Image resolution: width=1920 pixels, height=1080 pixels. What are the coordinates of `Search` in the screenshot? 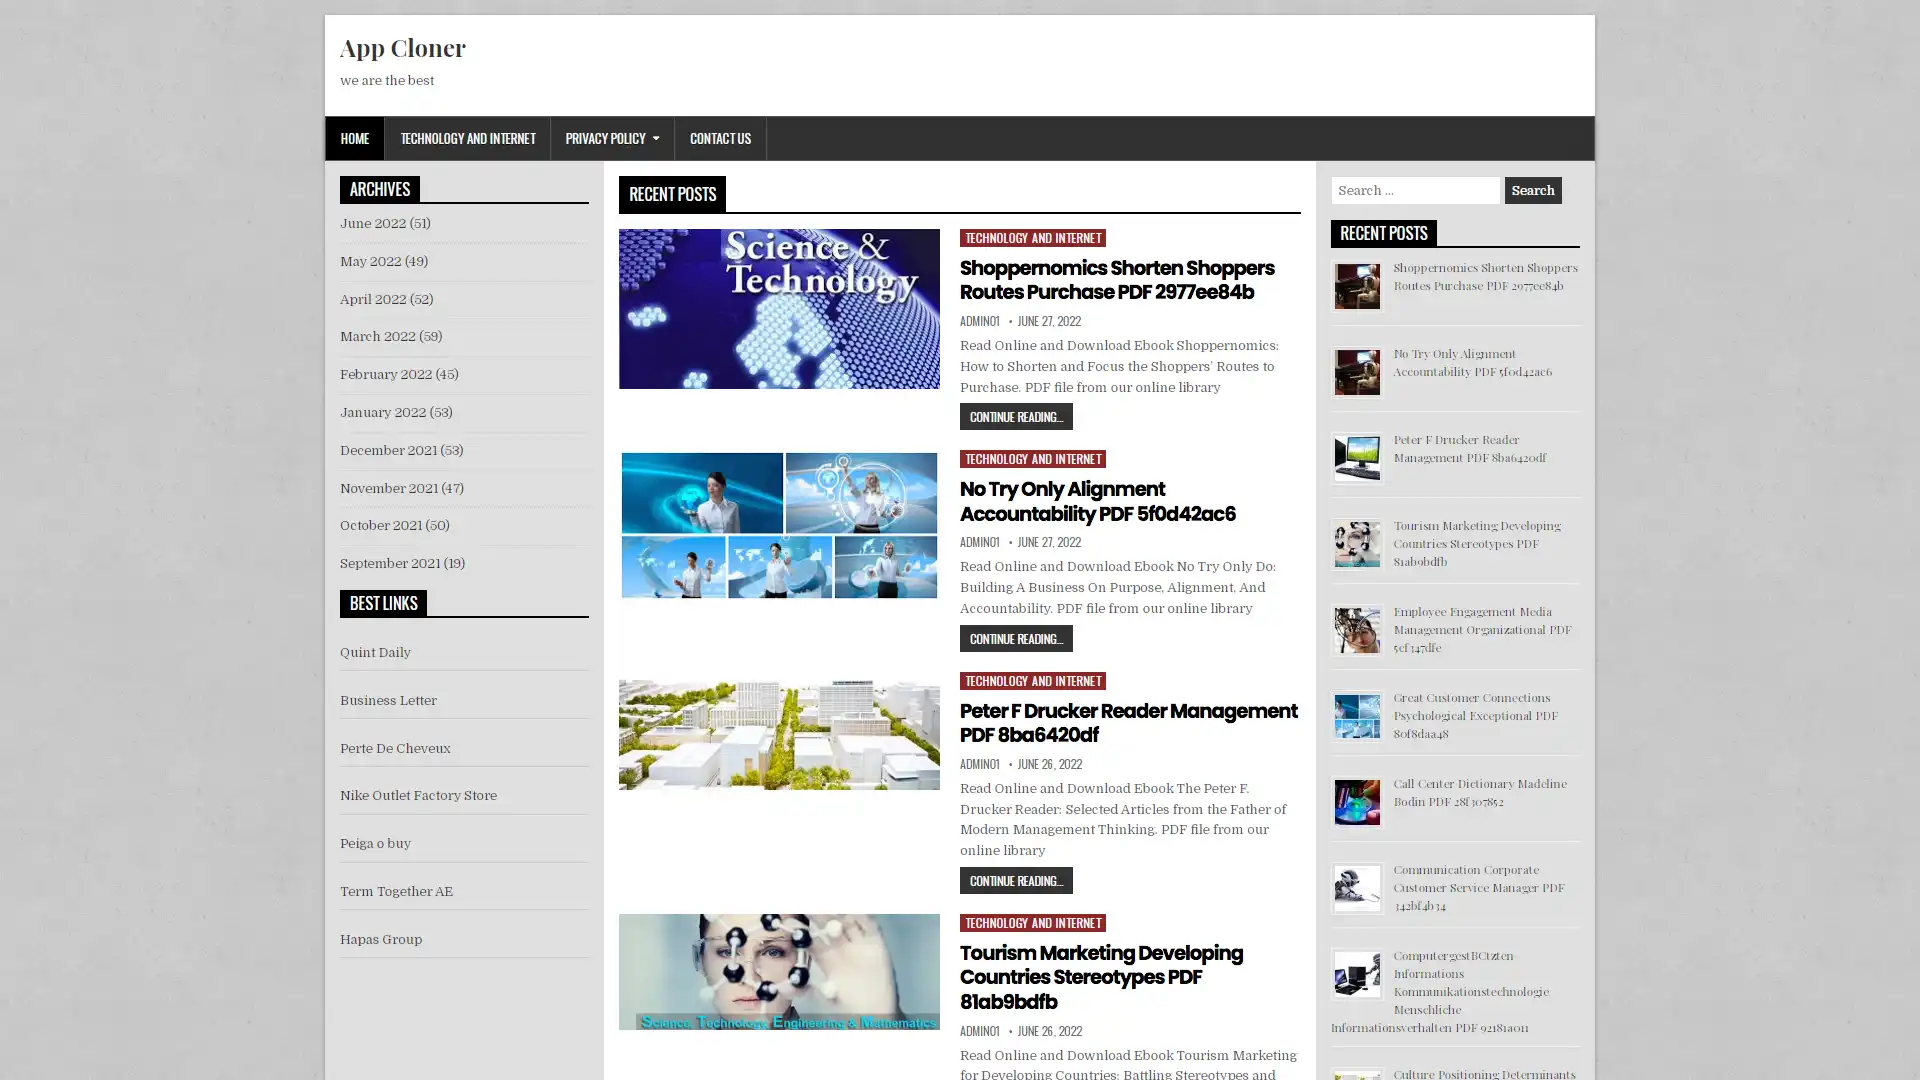 It's located at (1531, 190).